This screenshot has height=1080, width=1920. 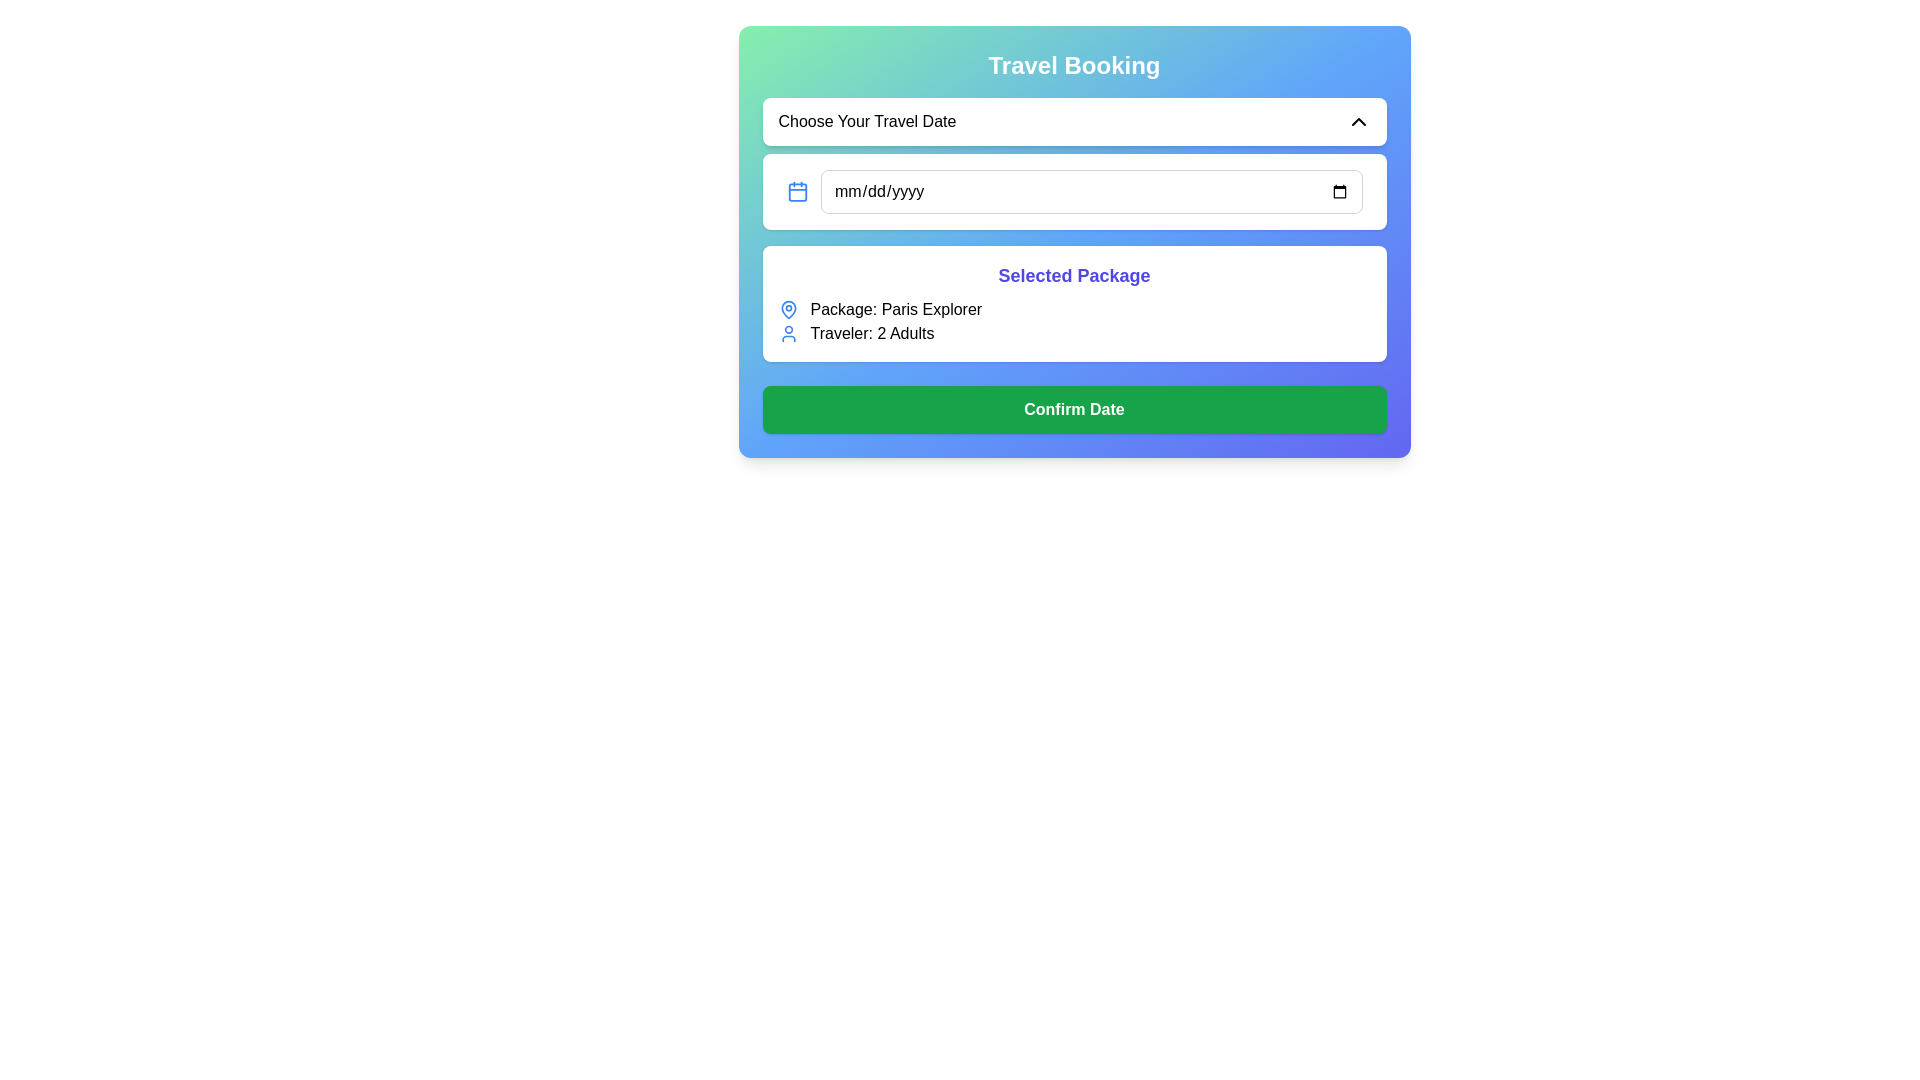 I want to click on the confirm button located at the bottom of the travel booking section to proceed with the booking process, so click(x=1073, y=408).